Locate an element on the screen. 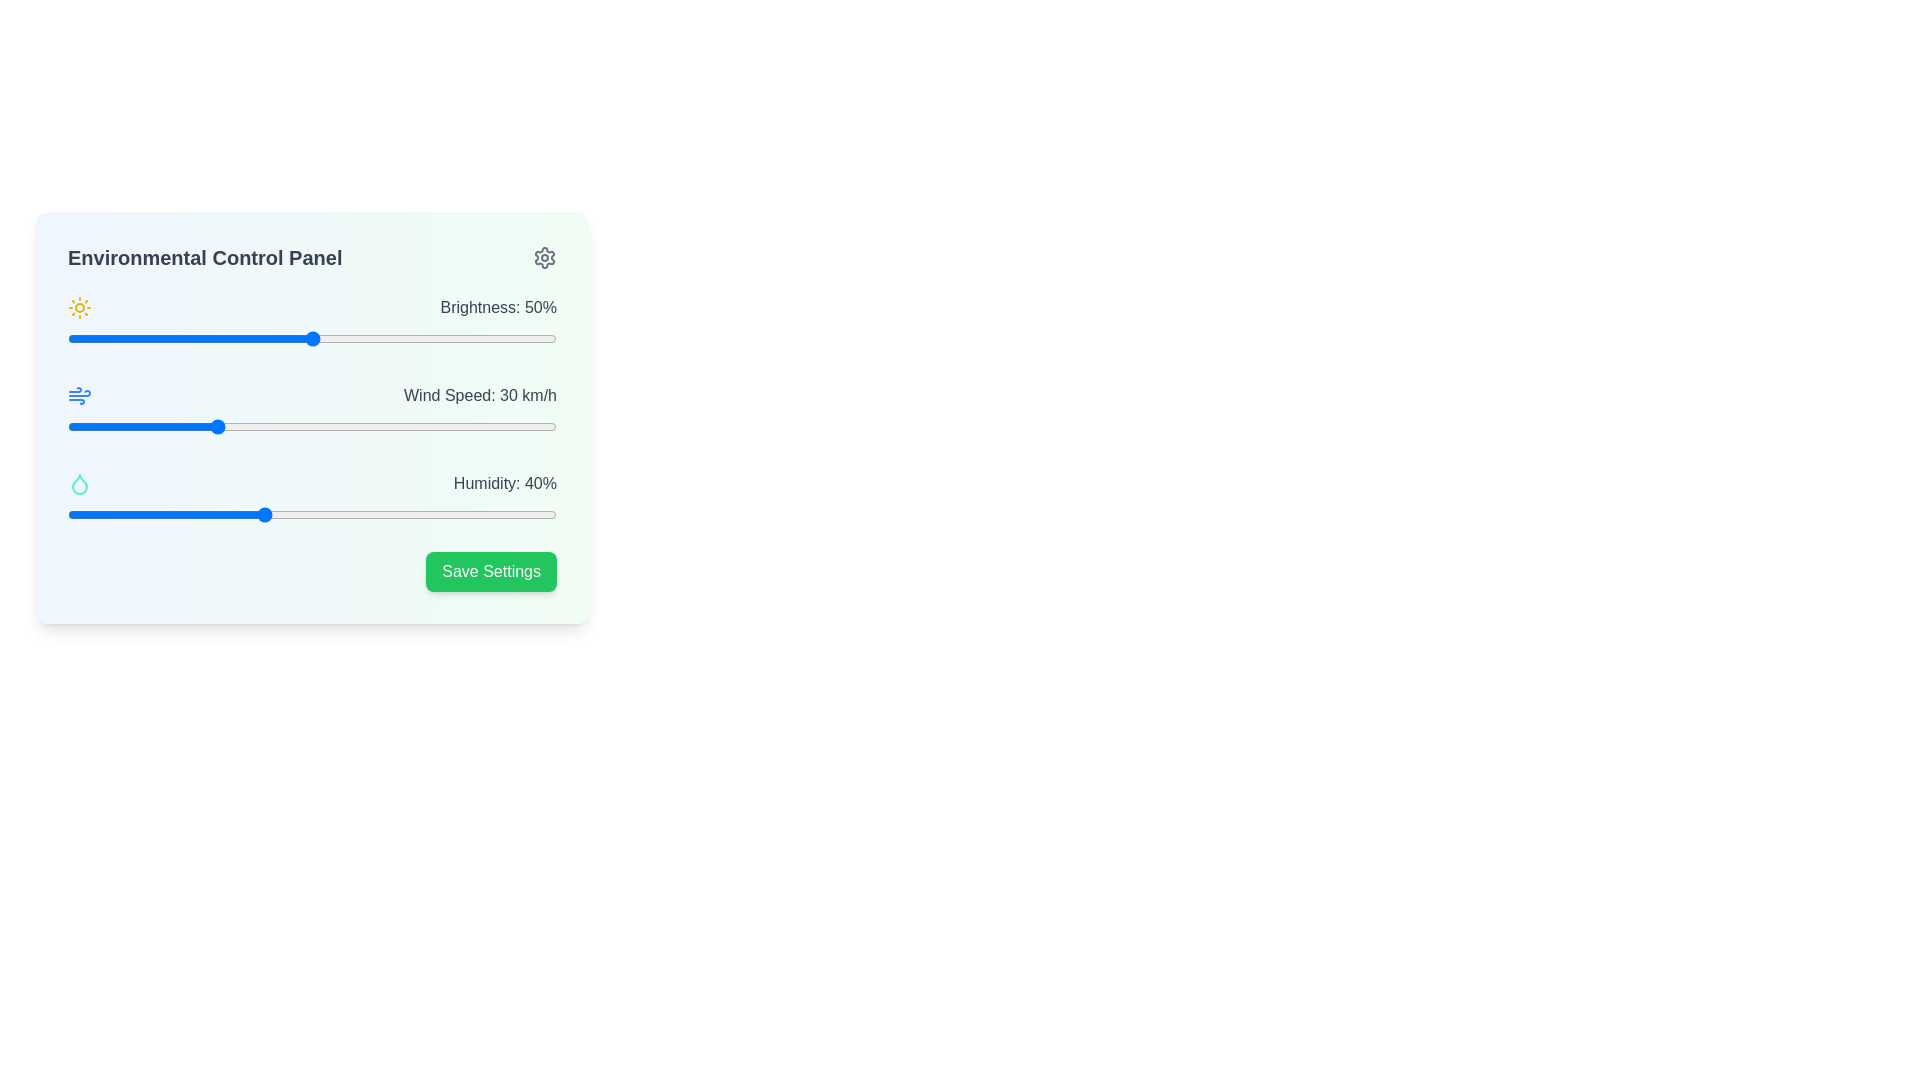 This screenshot has height=1080, width=1920. the Text header element located at the top of the panel, which serves as the title for the interface below it is located at coordinates (311, 257).